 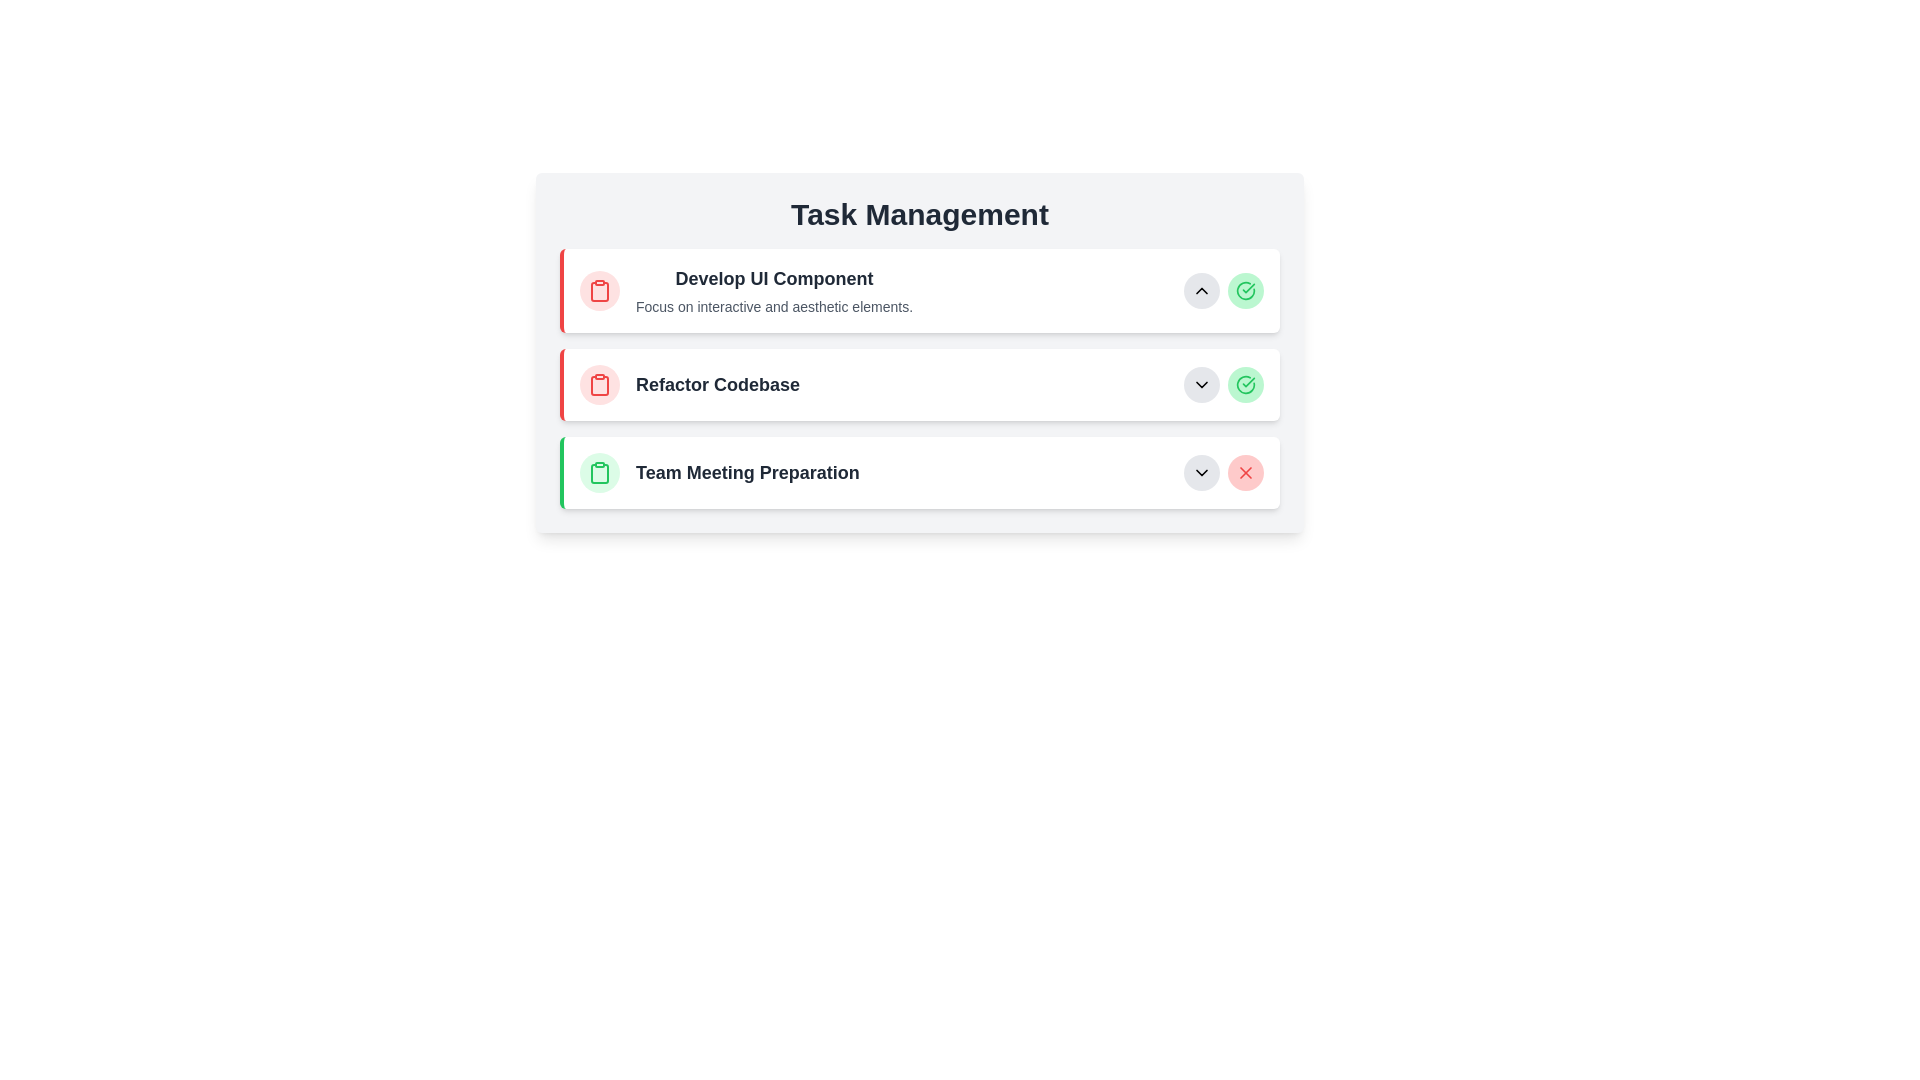 What do you see at coordinates (1245, 385) in the screenshot?
I see `the circular green button with a checkmark icon, located next to the 'Refactor Codebase' task item` at bounding box center [1245, 385].